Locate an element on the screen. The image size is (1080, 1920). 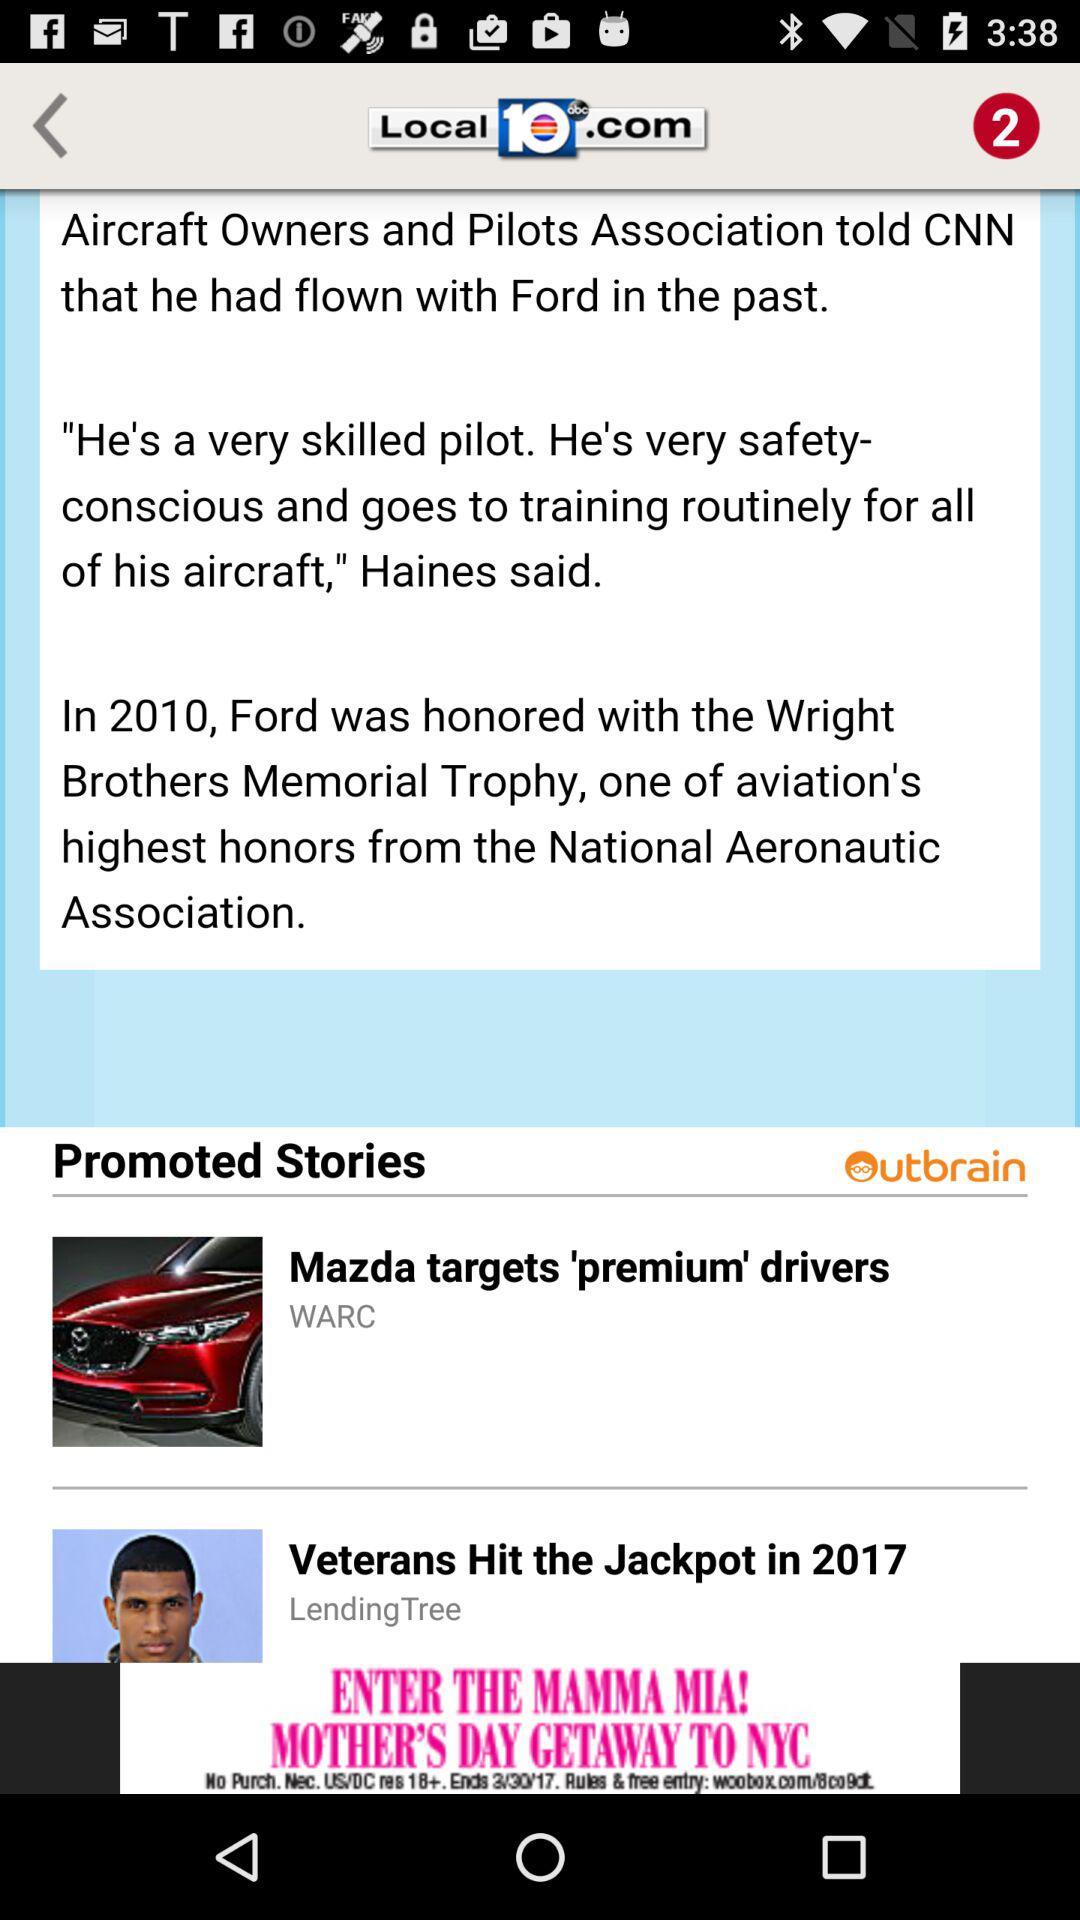
number two is located at coordinates (1006, 124).